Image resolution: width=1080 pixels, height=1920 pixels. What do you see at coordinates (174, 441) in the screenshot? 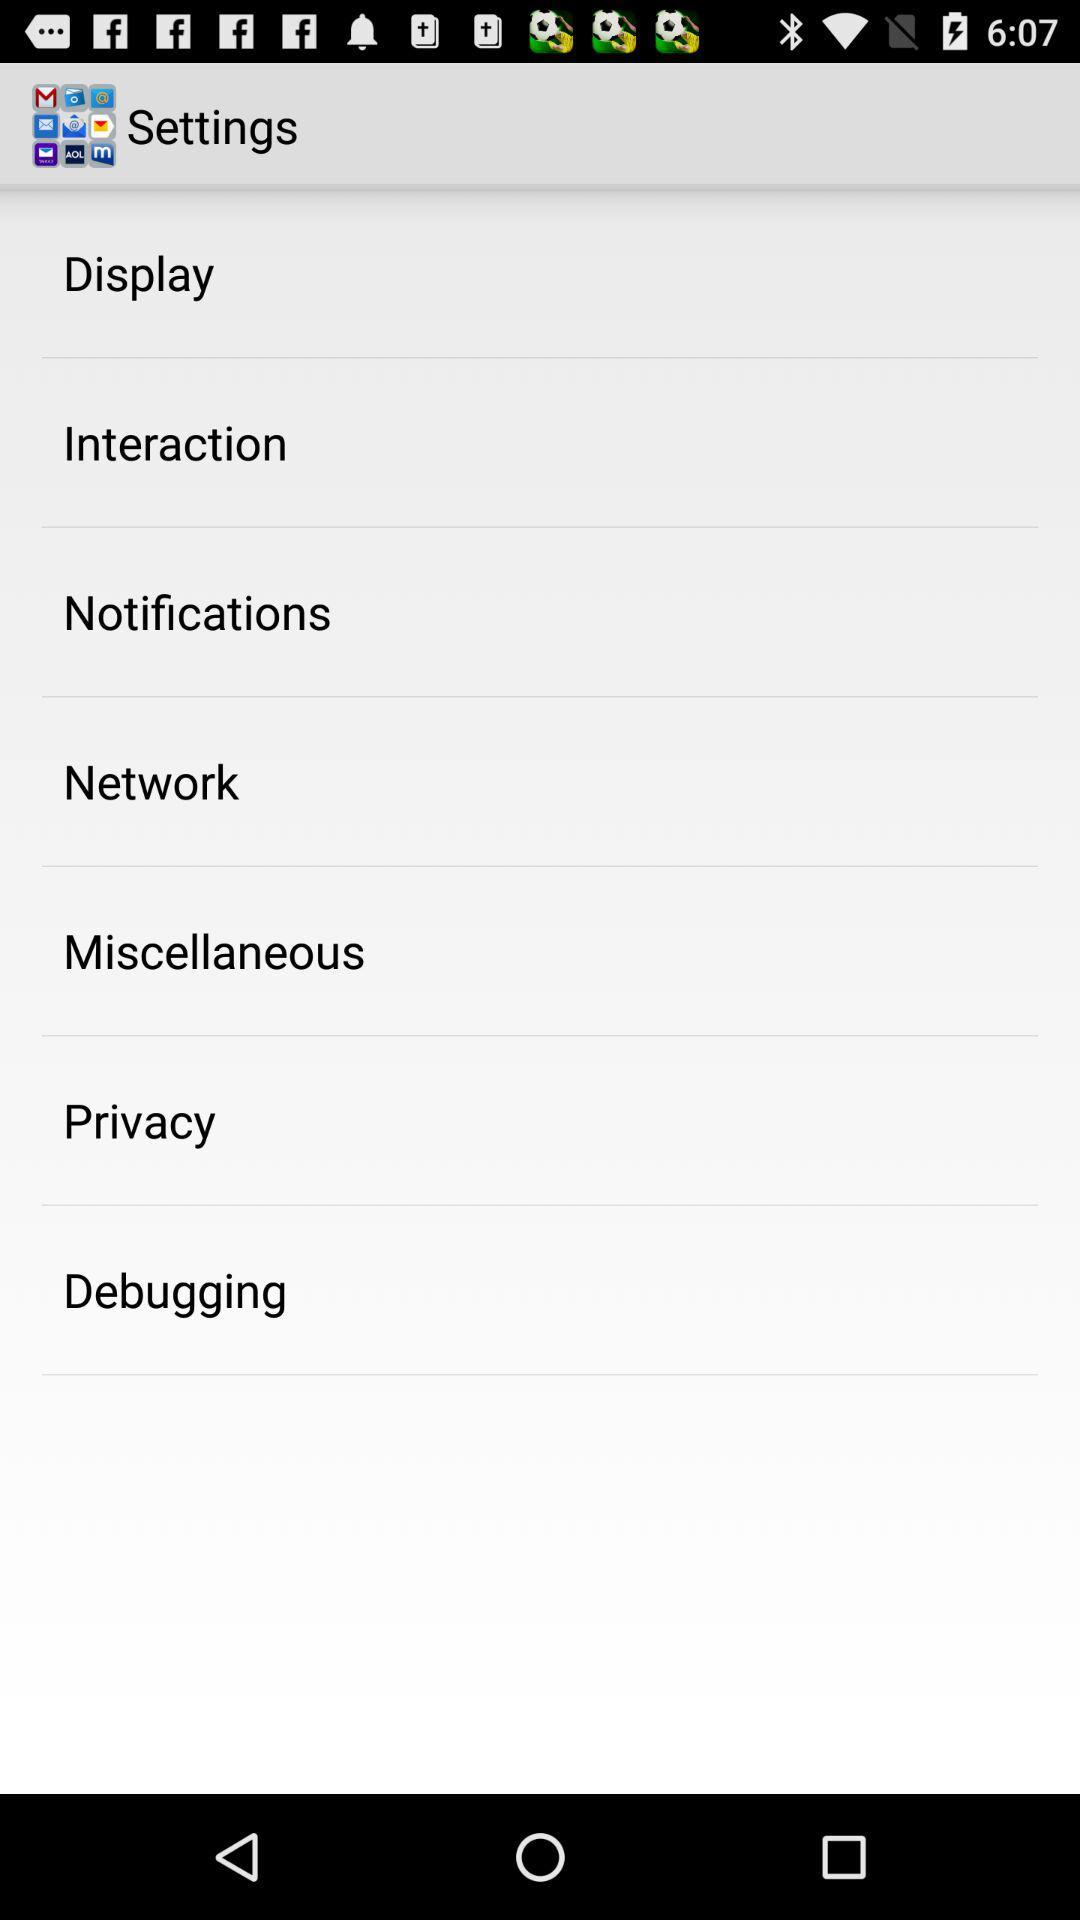
I see `app above the notifications` at bounding box center [174, 441].